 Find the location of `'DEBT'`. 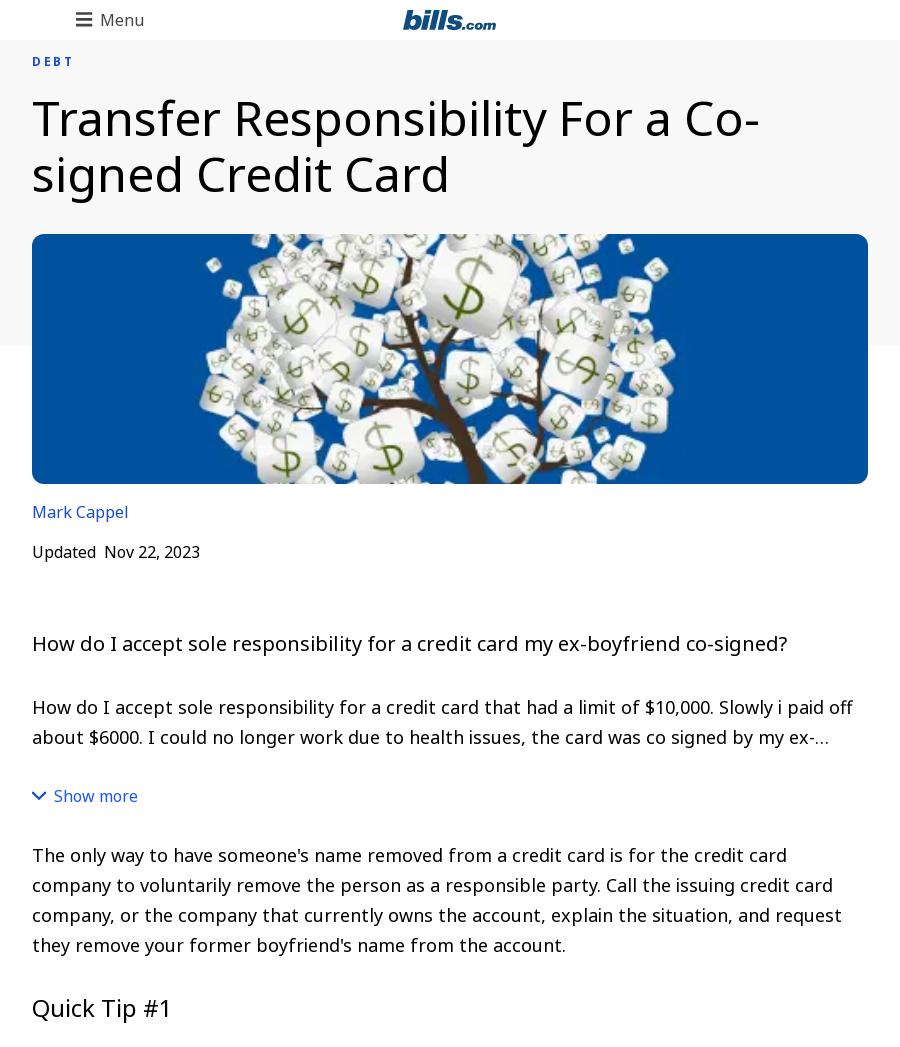

'DEBT' is located at coordinates (52, 61).